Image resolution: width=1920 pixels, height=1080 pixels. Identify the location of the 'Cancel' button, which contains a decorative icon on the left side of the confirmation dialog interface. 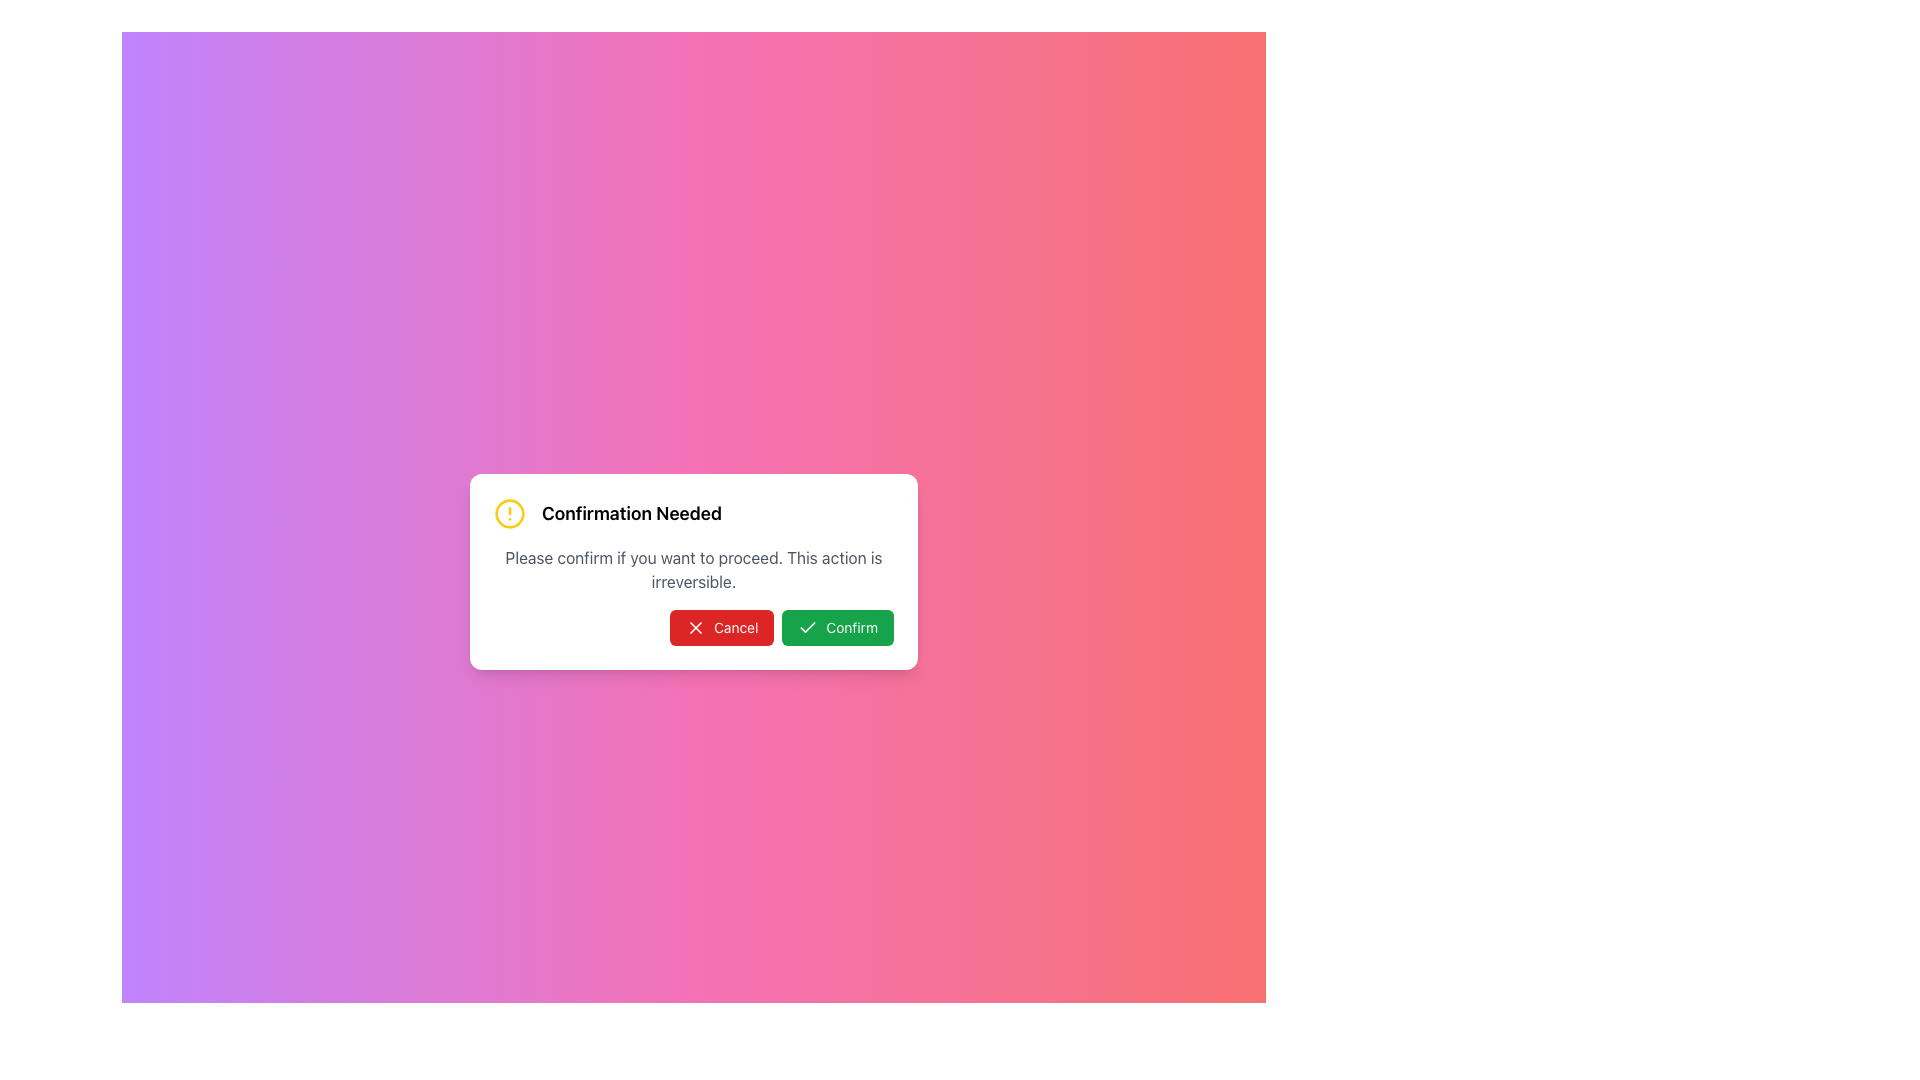
(696, 627).